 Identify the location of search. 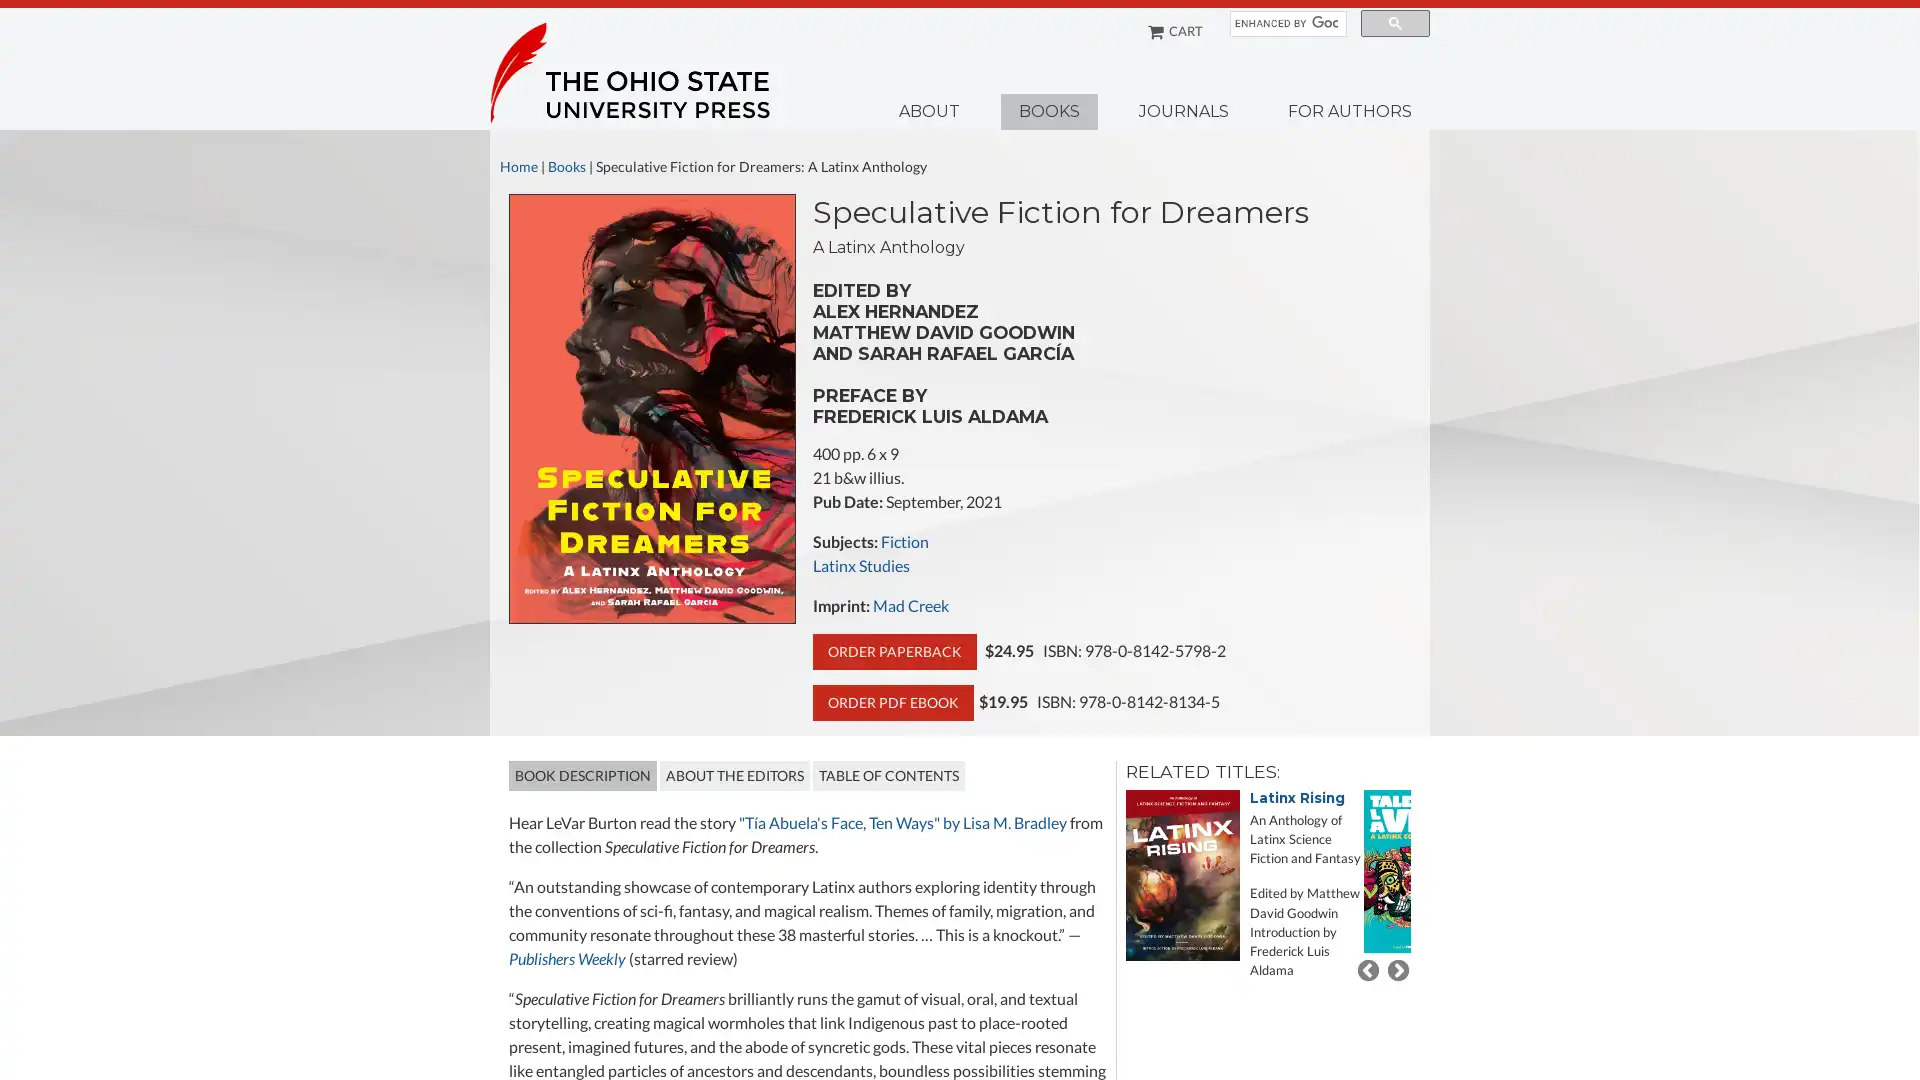
(1394, 23).